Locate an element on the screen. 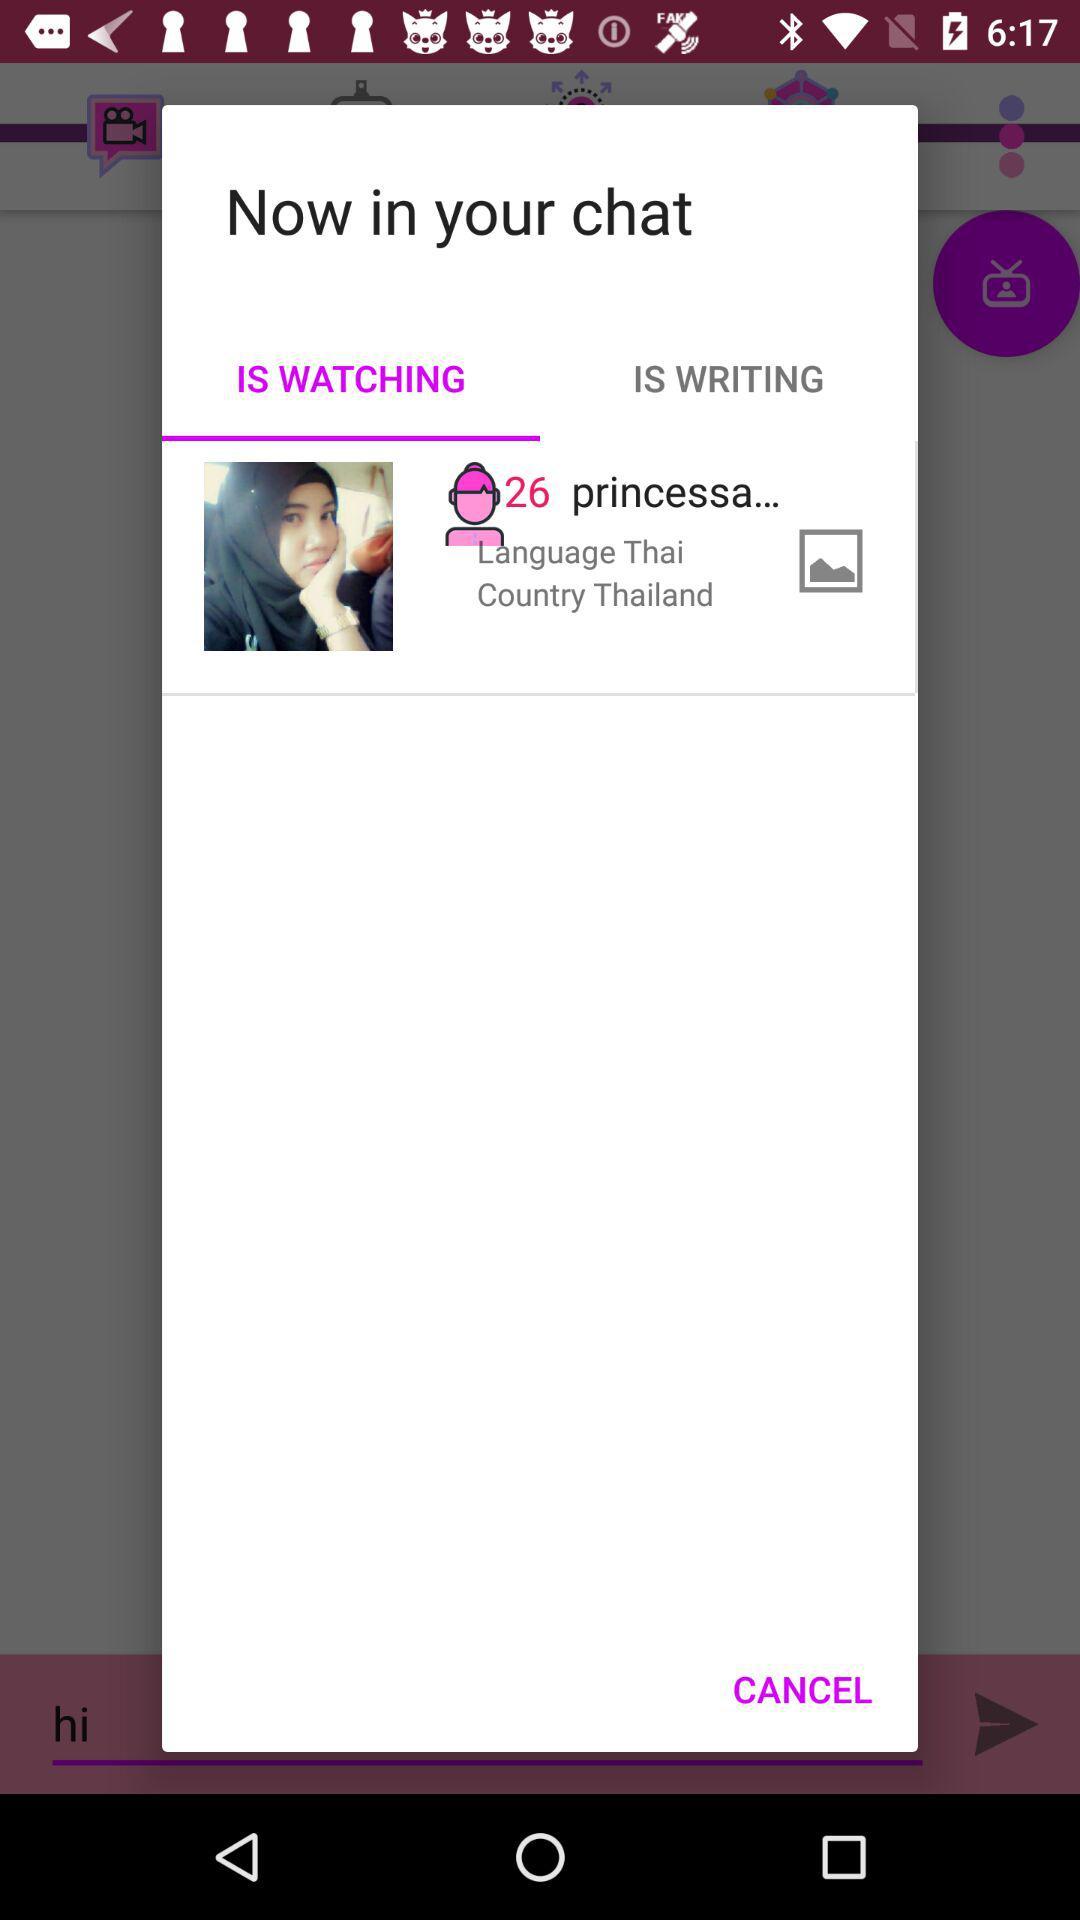 Image resolution: width=1080 pixels, height=1920 pixels. profile is located at coordinates (298, 556).